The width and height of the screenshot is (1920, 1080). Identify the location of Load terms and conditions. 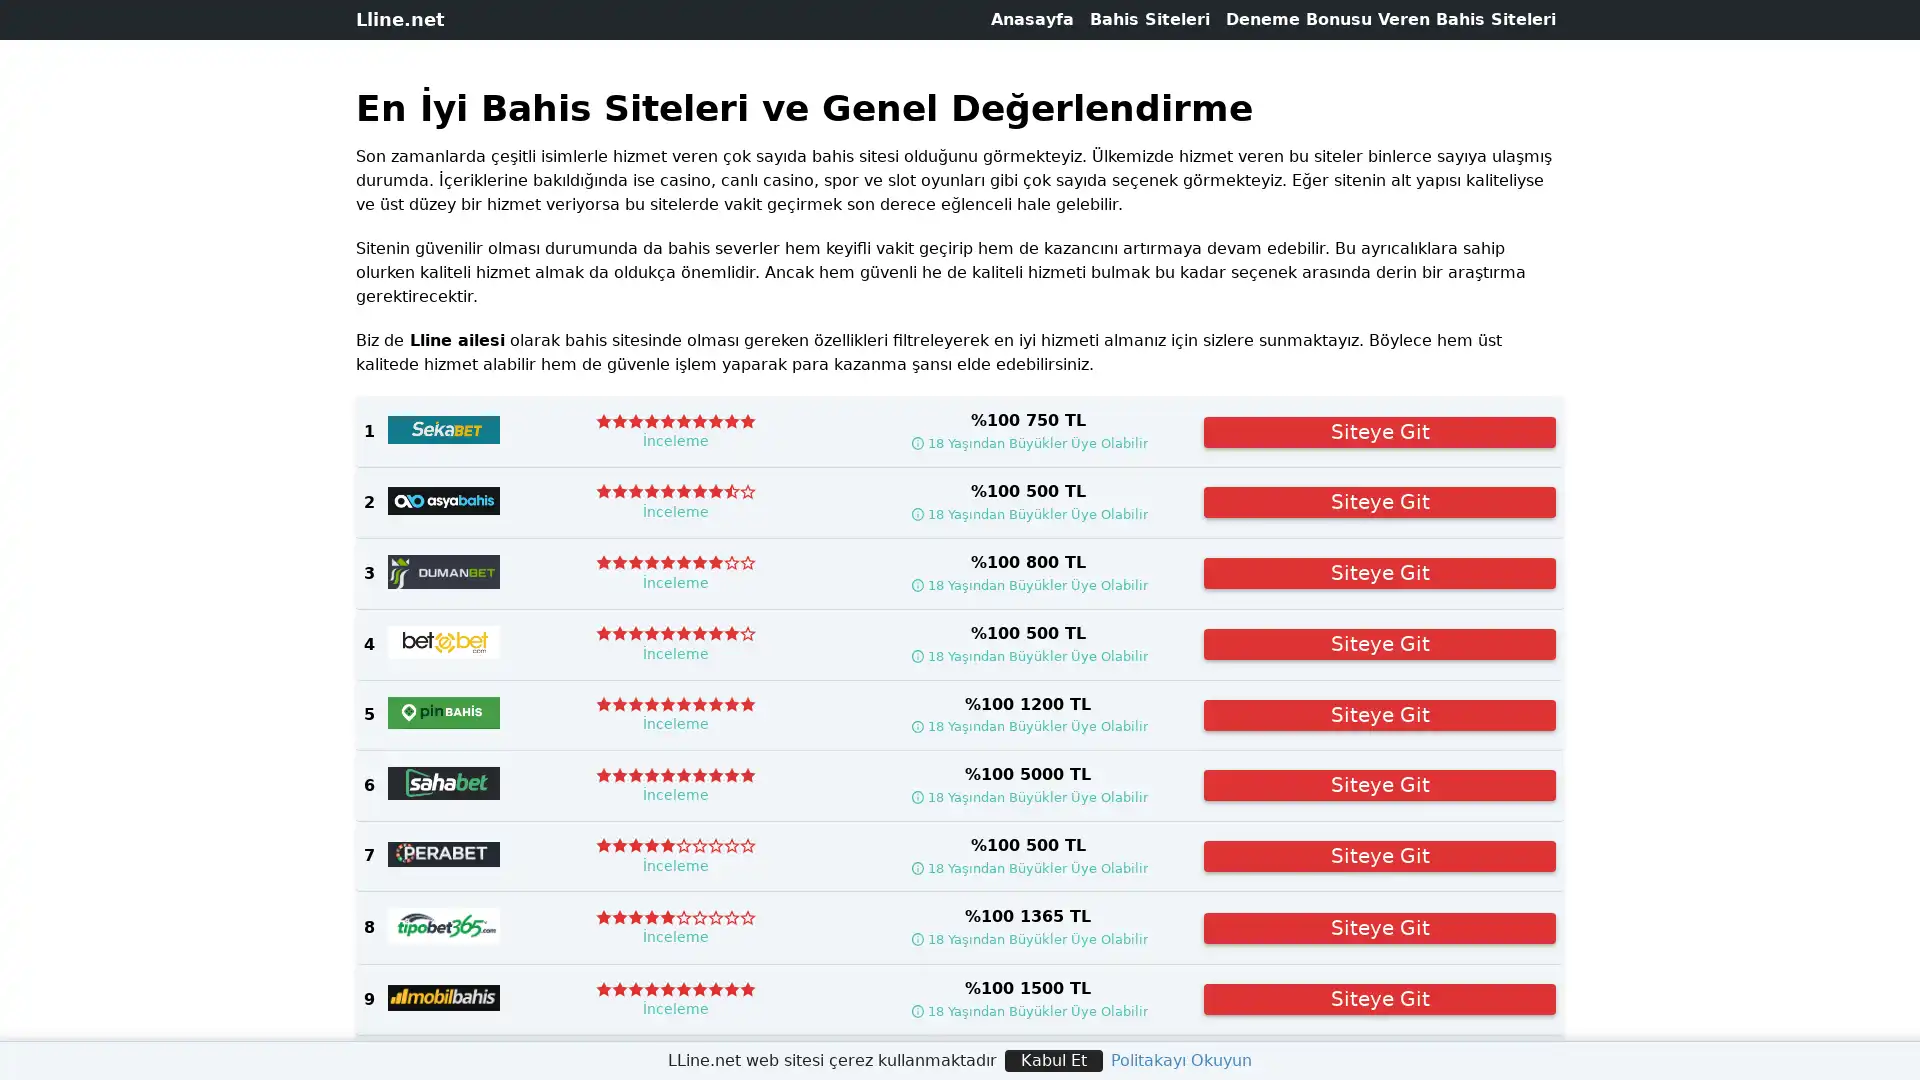
(1027, 442).